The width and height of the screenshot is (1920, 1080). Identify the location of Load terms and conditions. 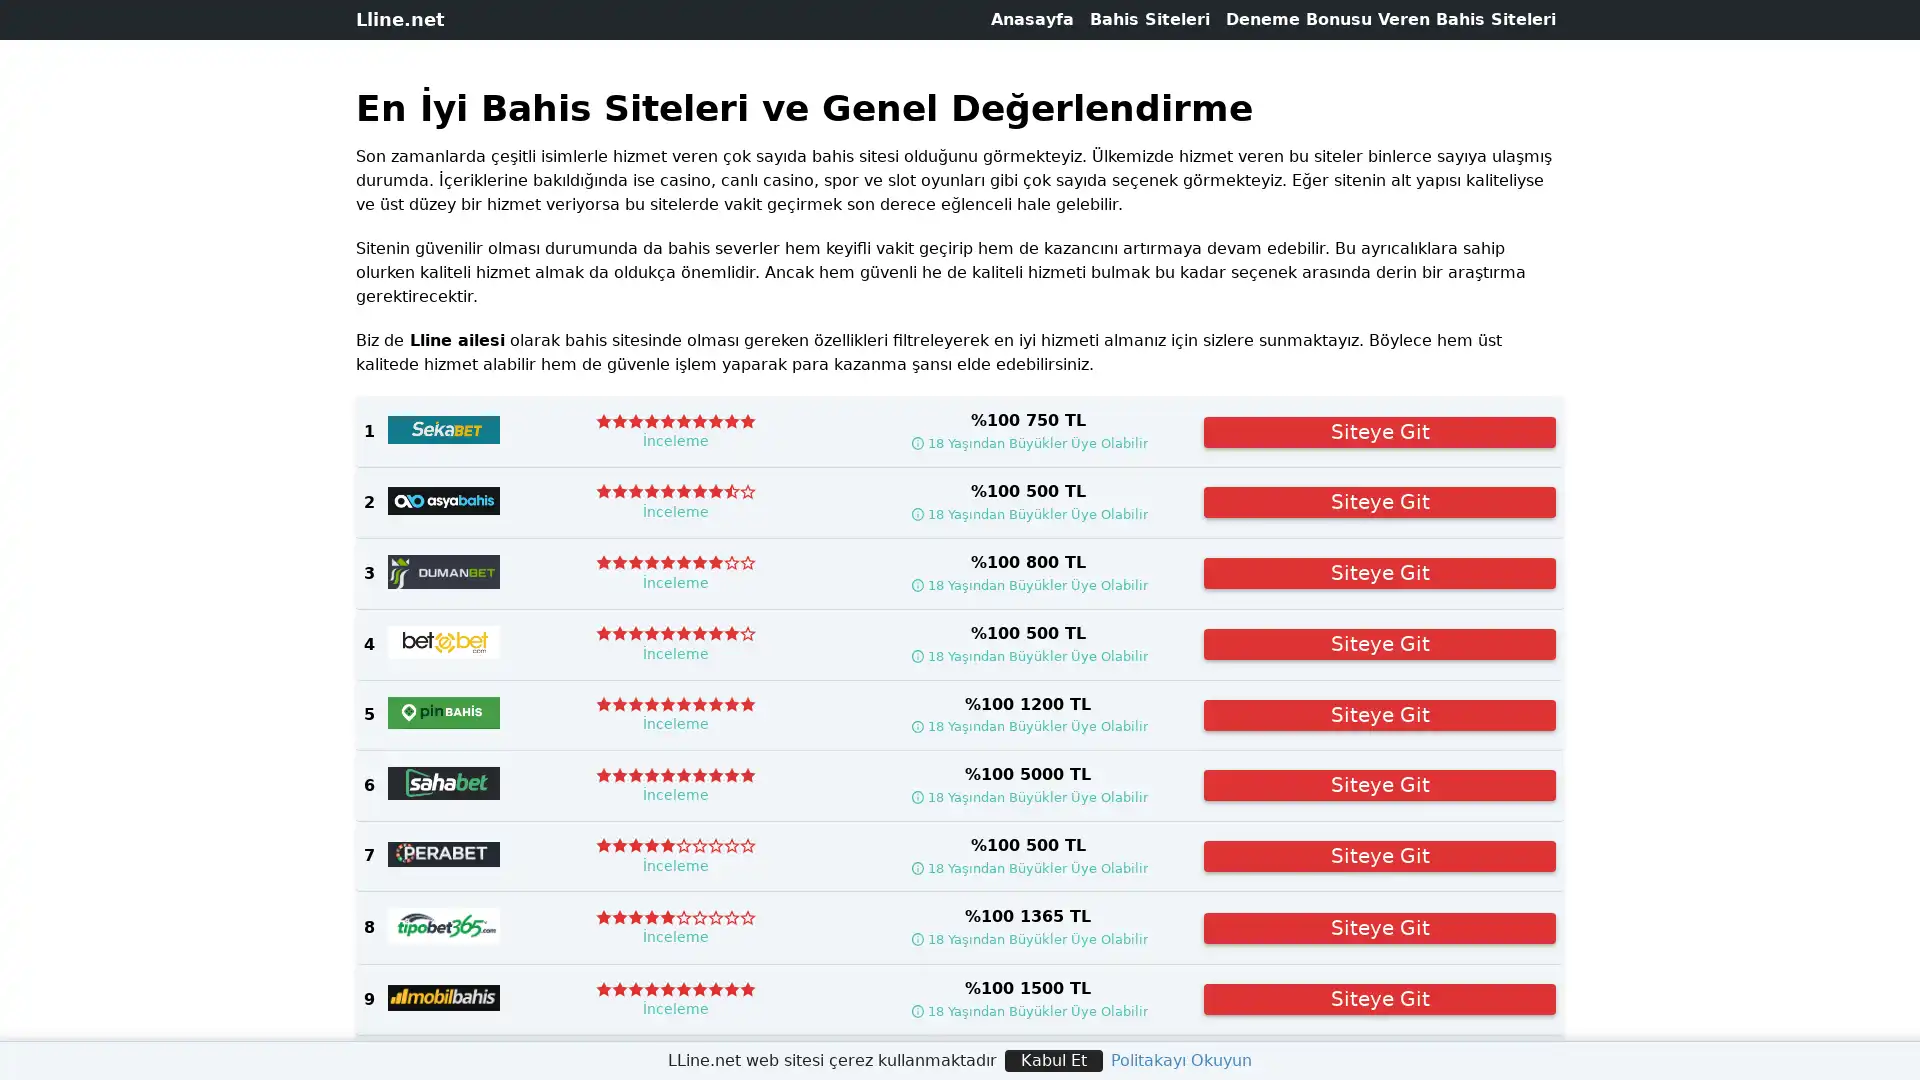
(1027, 442).